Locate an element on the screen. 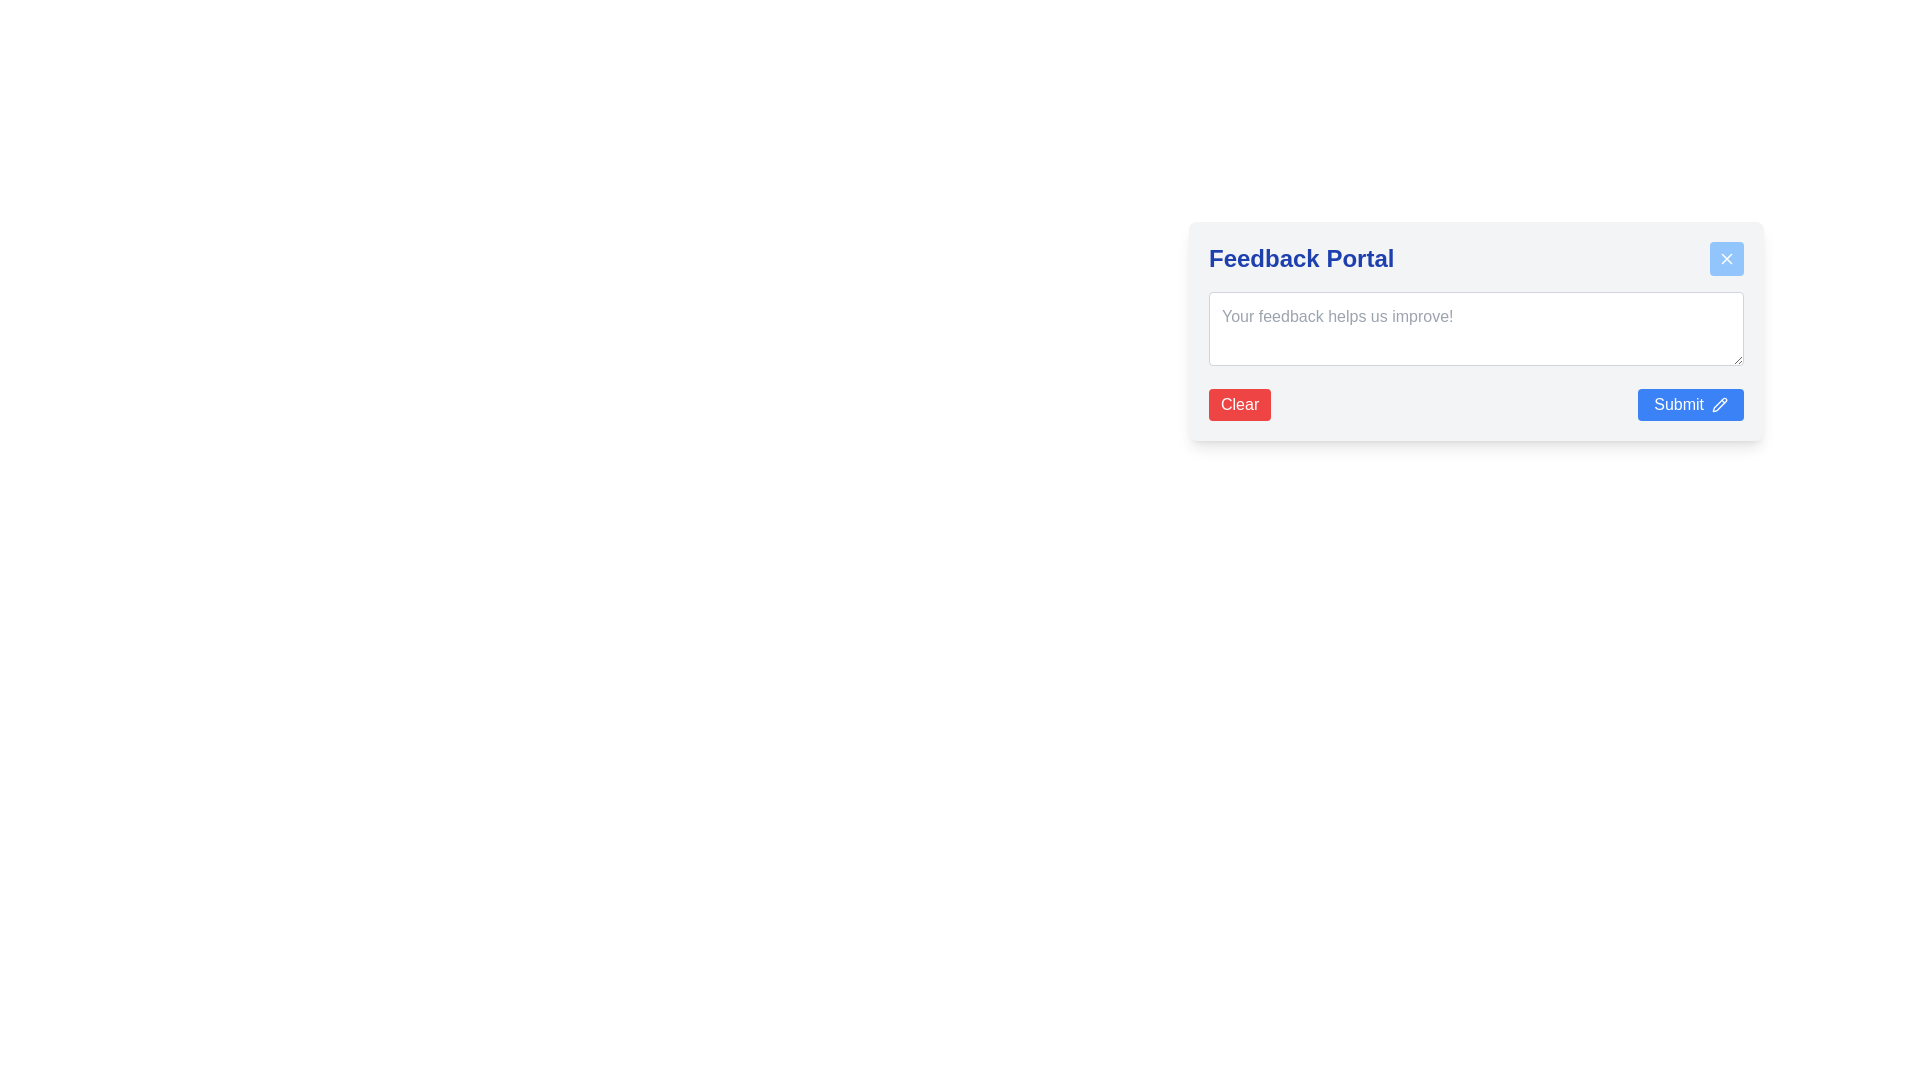 This screenshot has width=1920, height=1080. the 'Feedback Portal' text label, which is bold, 2xl sized, and blue, positioned above the input field and buttons is located at coordinates (1301, 257).